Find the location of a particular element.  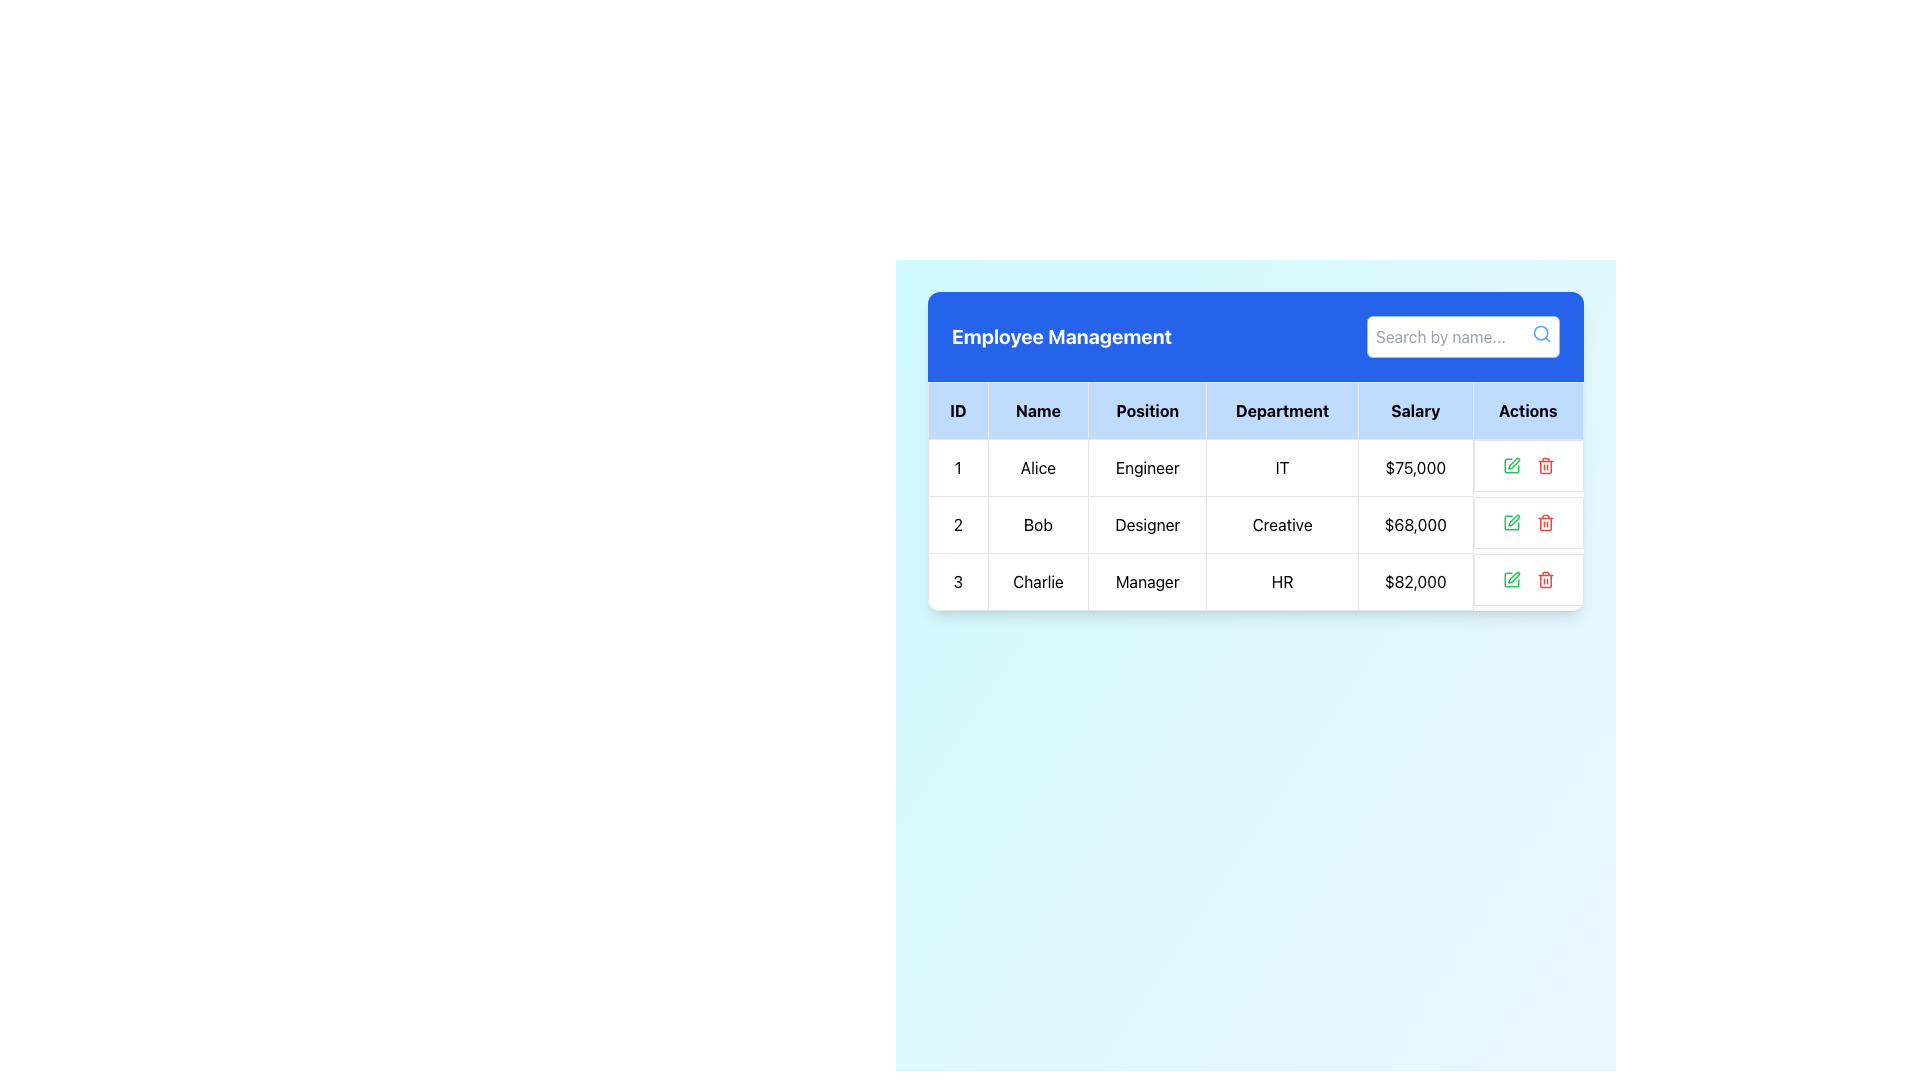

text from the Table Header Row of the Employee Management table, which contains the column labels 'ID', 'Name', 'Position', 'Department', 'Salary', and 'Actions' is located at coordinates (1255, 410).